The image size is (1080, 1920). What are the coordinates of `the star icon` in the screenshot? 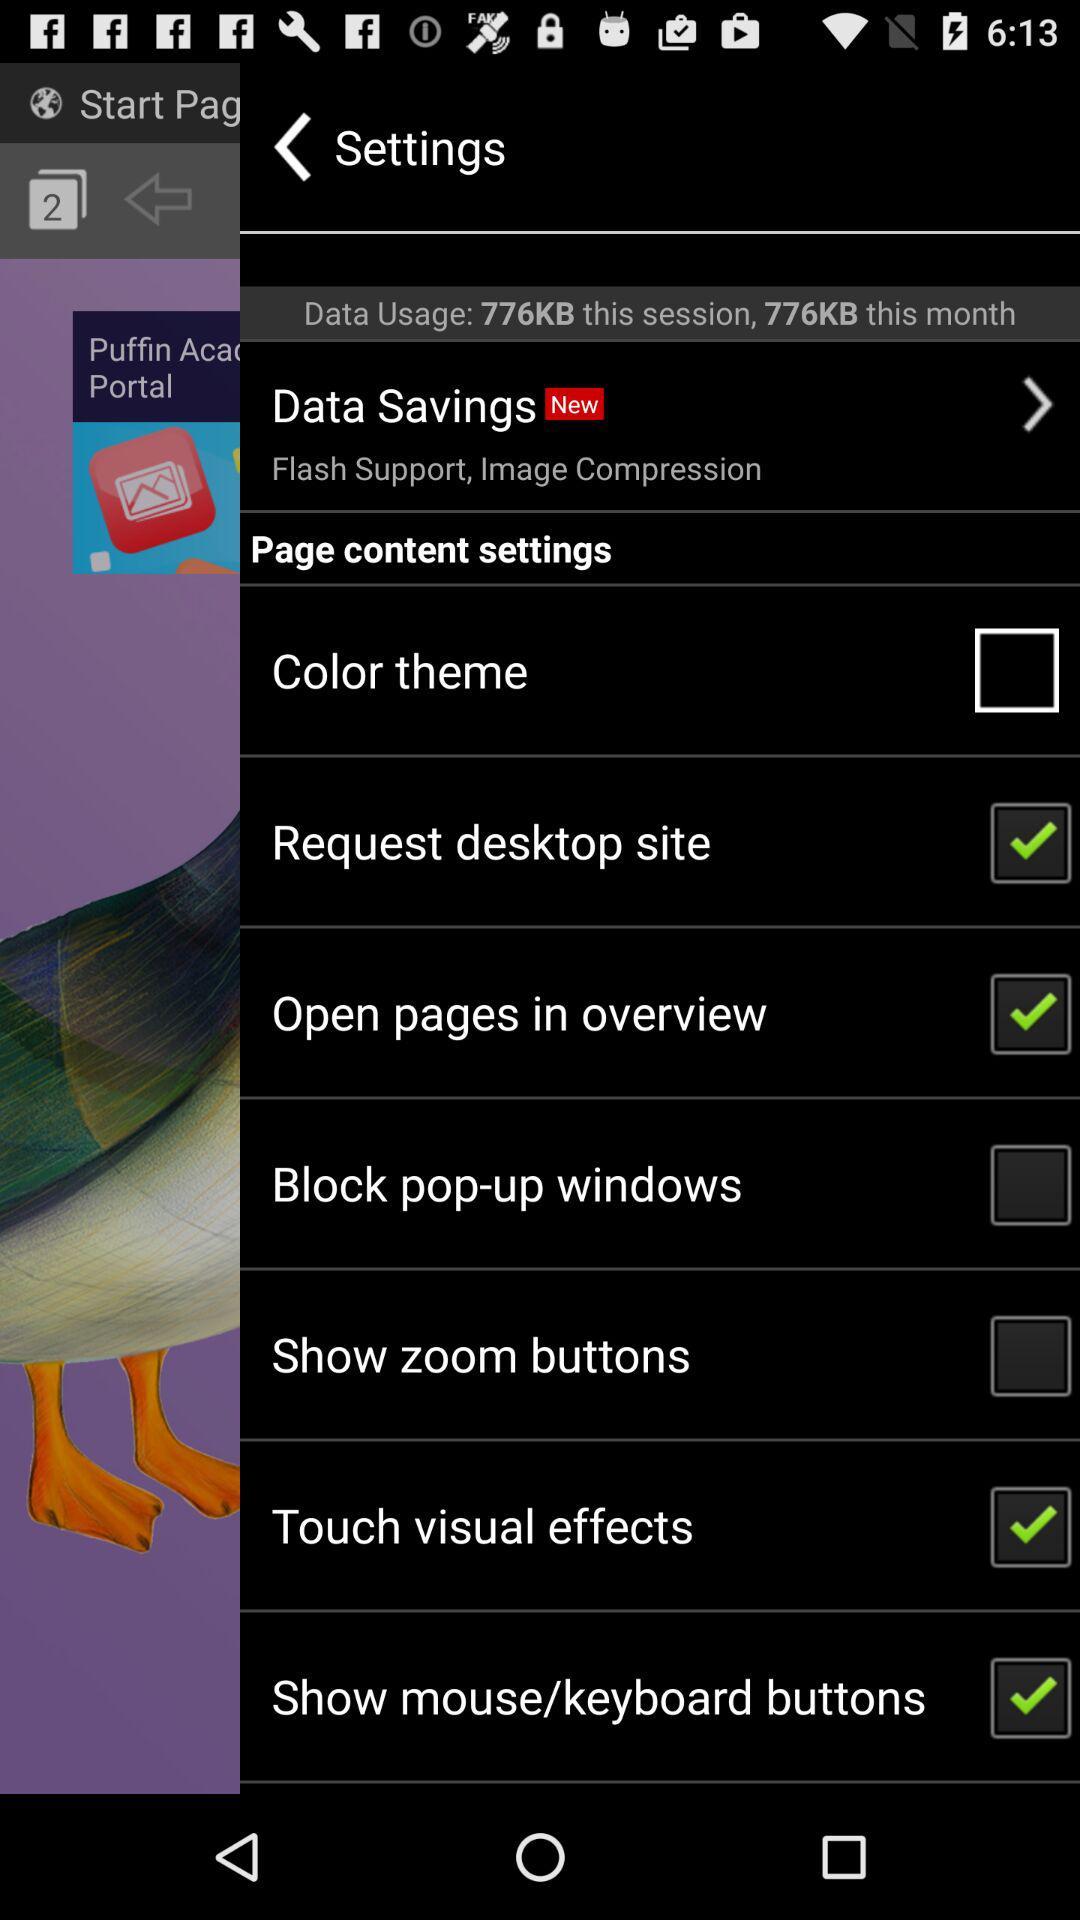 It's located at (367, 109).